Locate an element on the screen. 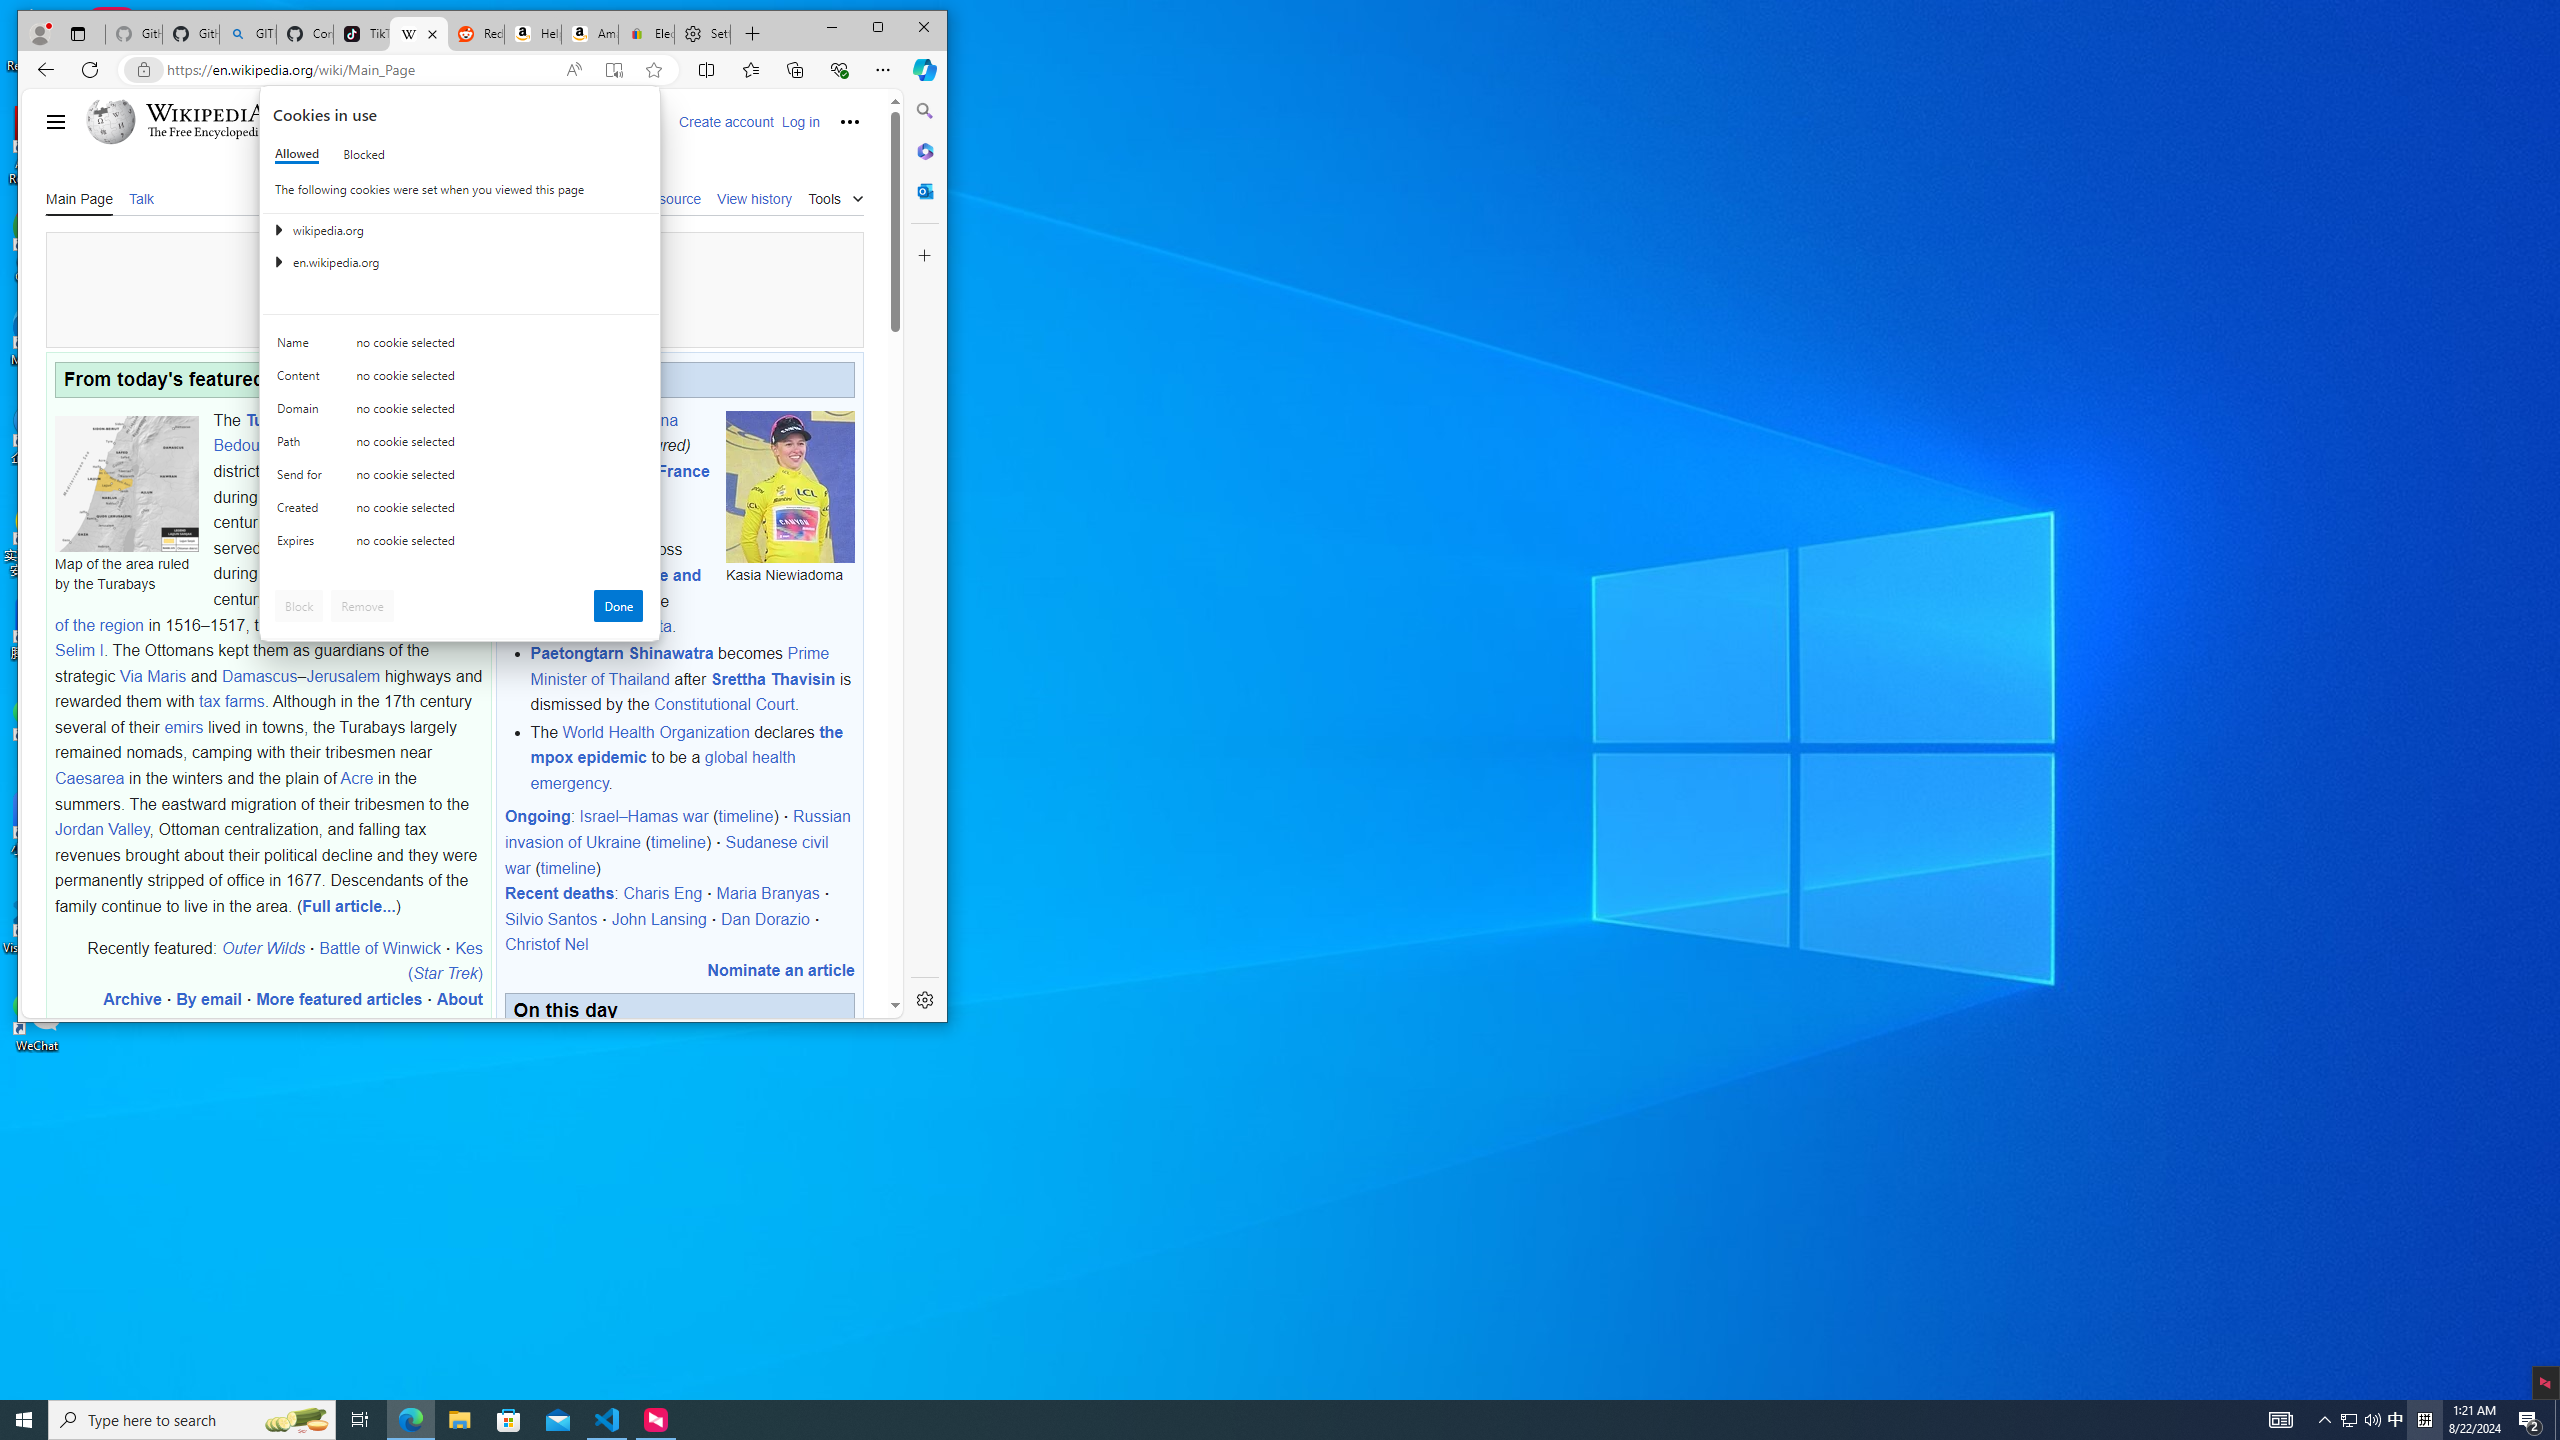  'Tray Input Indicator - Chinese (Simplified, China)' is located at coordinates (2424, 1418).